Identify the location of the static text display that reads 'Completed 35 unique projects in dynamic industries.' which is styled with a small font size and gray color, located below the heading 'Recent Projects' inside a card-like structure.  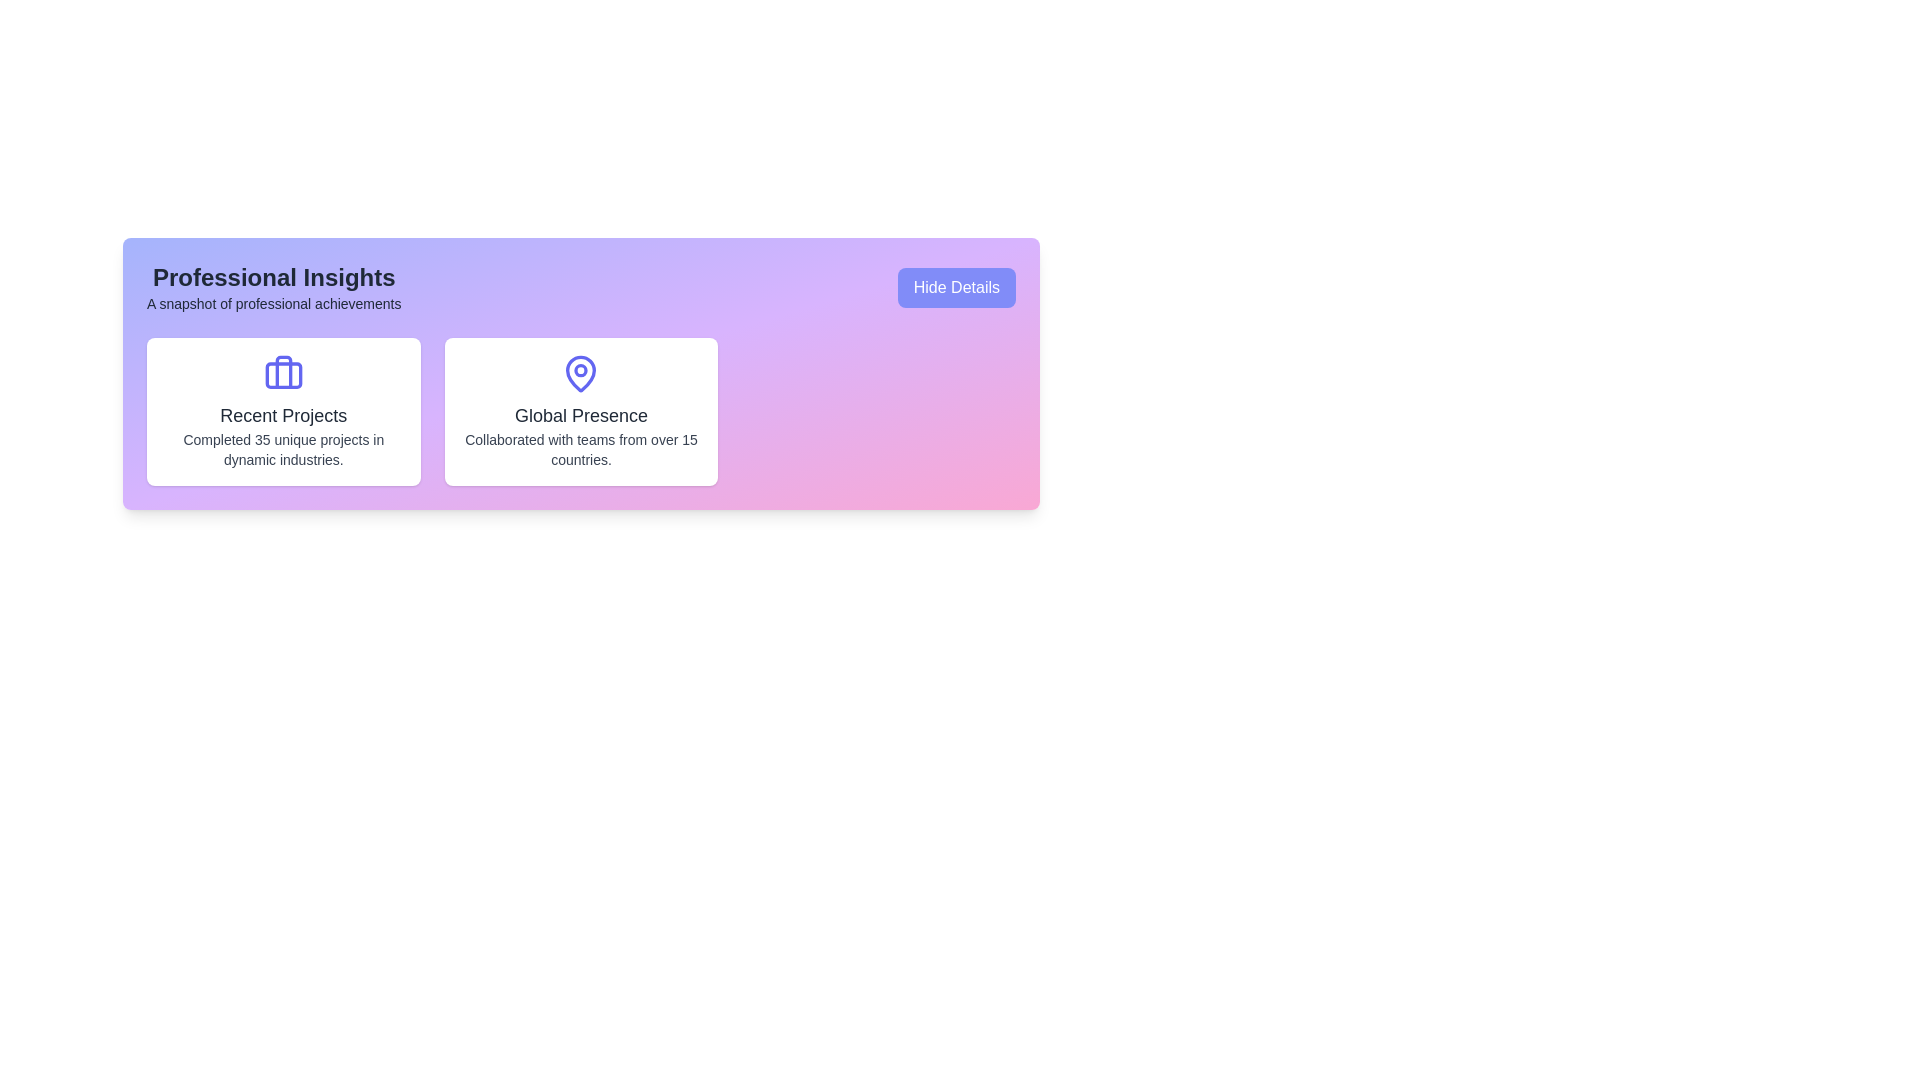
(282, 450).